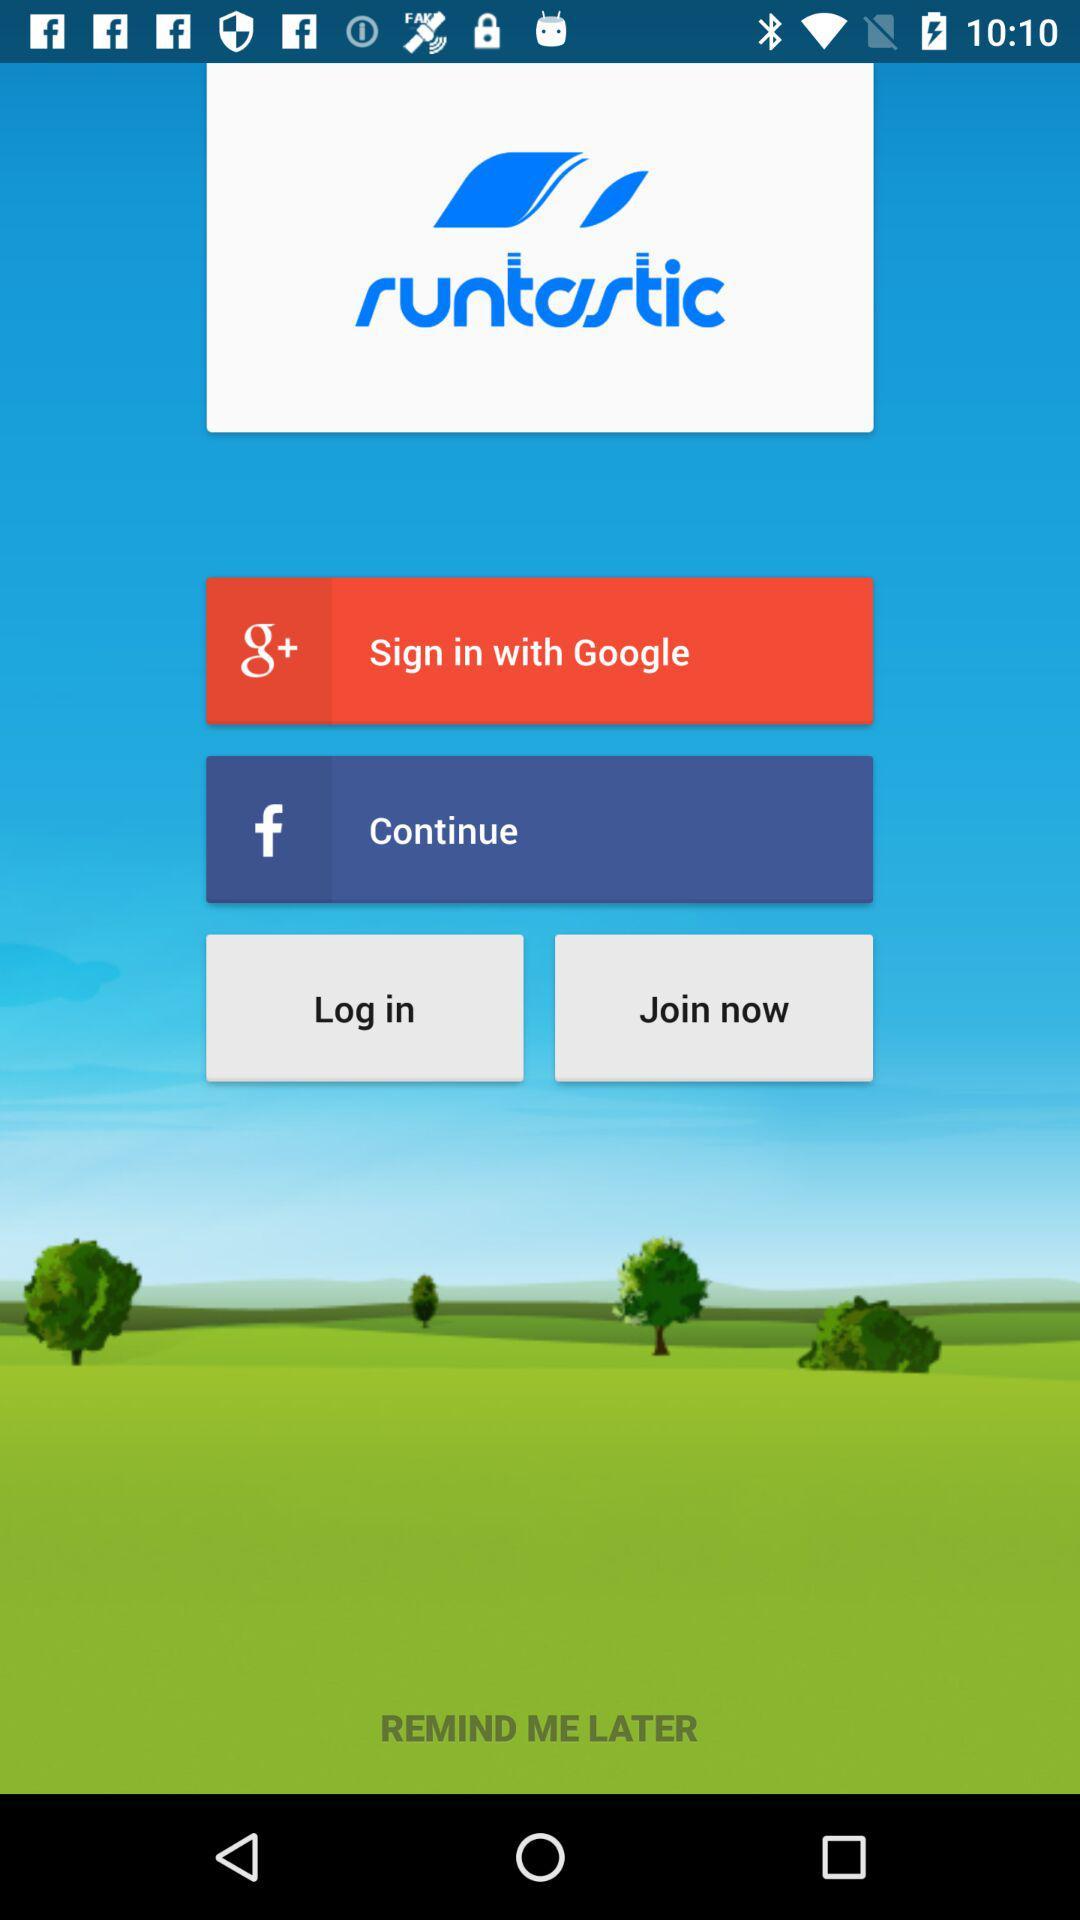 The height and width of the screenshot is (1920, 1080). What do you see at coordinates (538, 1726) in the screenshot?
I see `the remind me later icon` at bounding box center [538, 1726].